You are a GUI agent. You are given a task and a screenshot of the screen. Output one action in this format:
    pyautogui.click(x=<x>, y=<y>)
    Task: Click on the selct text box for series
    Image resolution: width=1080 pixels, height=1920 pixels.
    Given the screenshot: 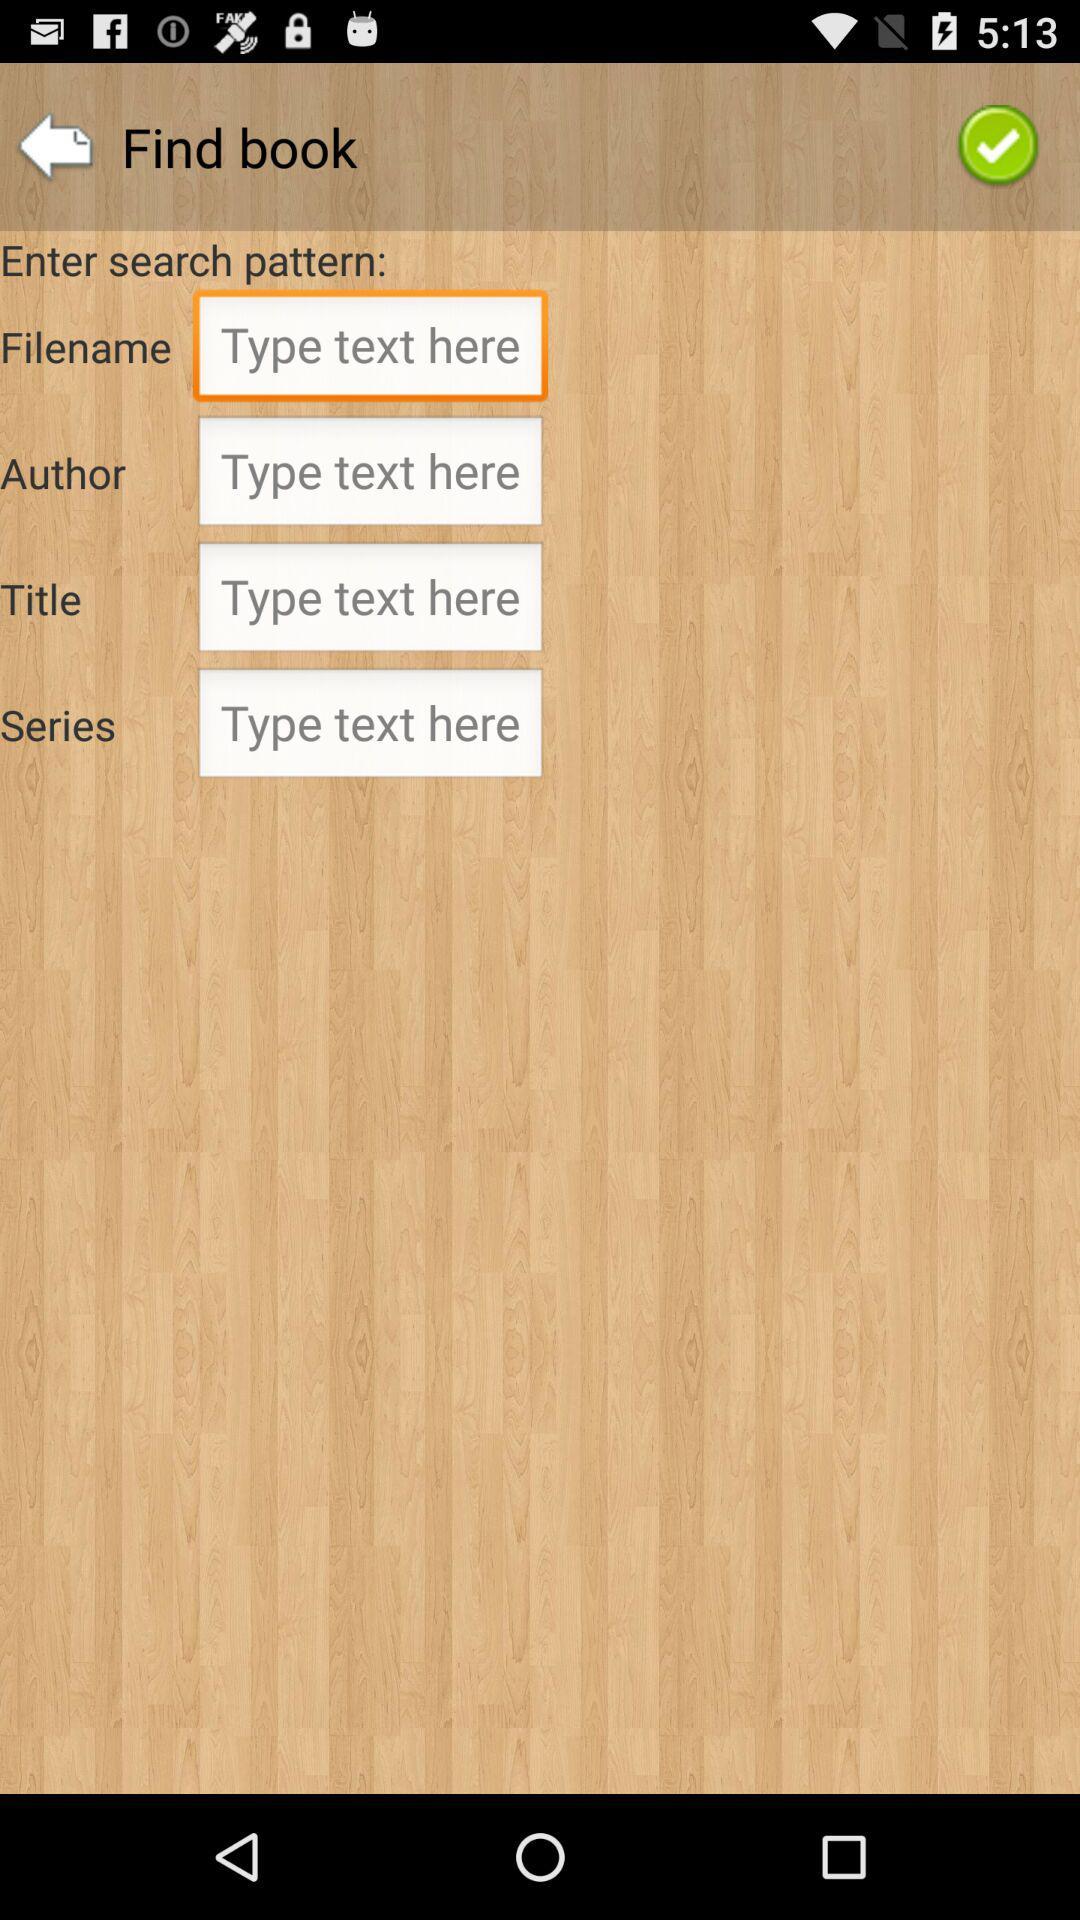 What is the action you would take?
    pyautogui.click(x=370, y=728)
    